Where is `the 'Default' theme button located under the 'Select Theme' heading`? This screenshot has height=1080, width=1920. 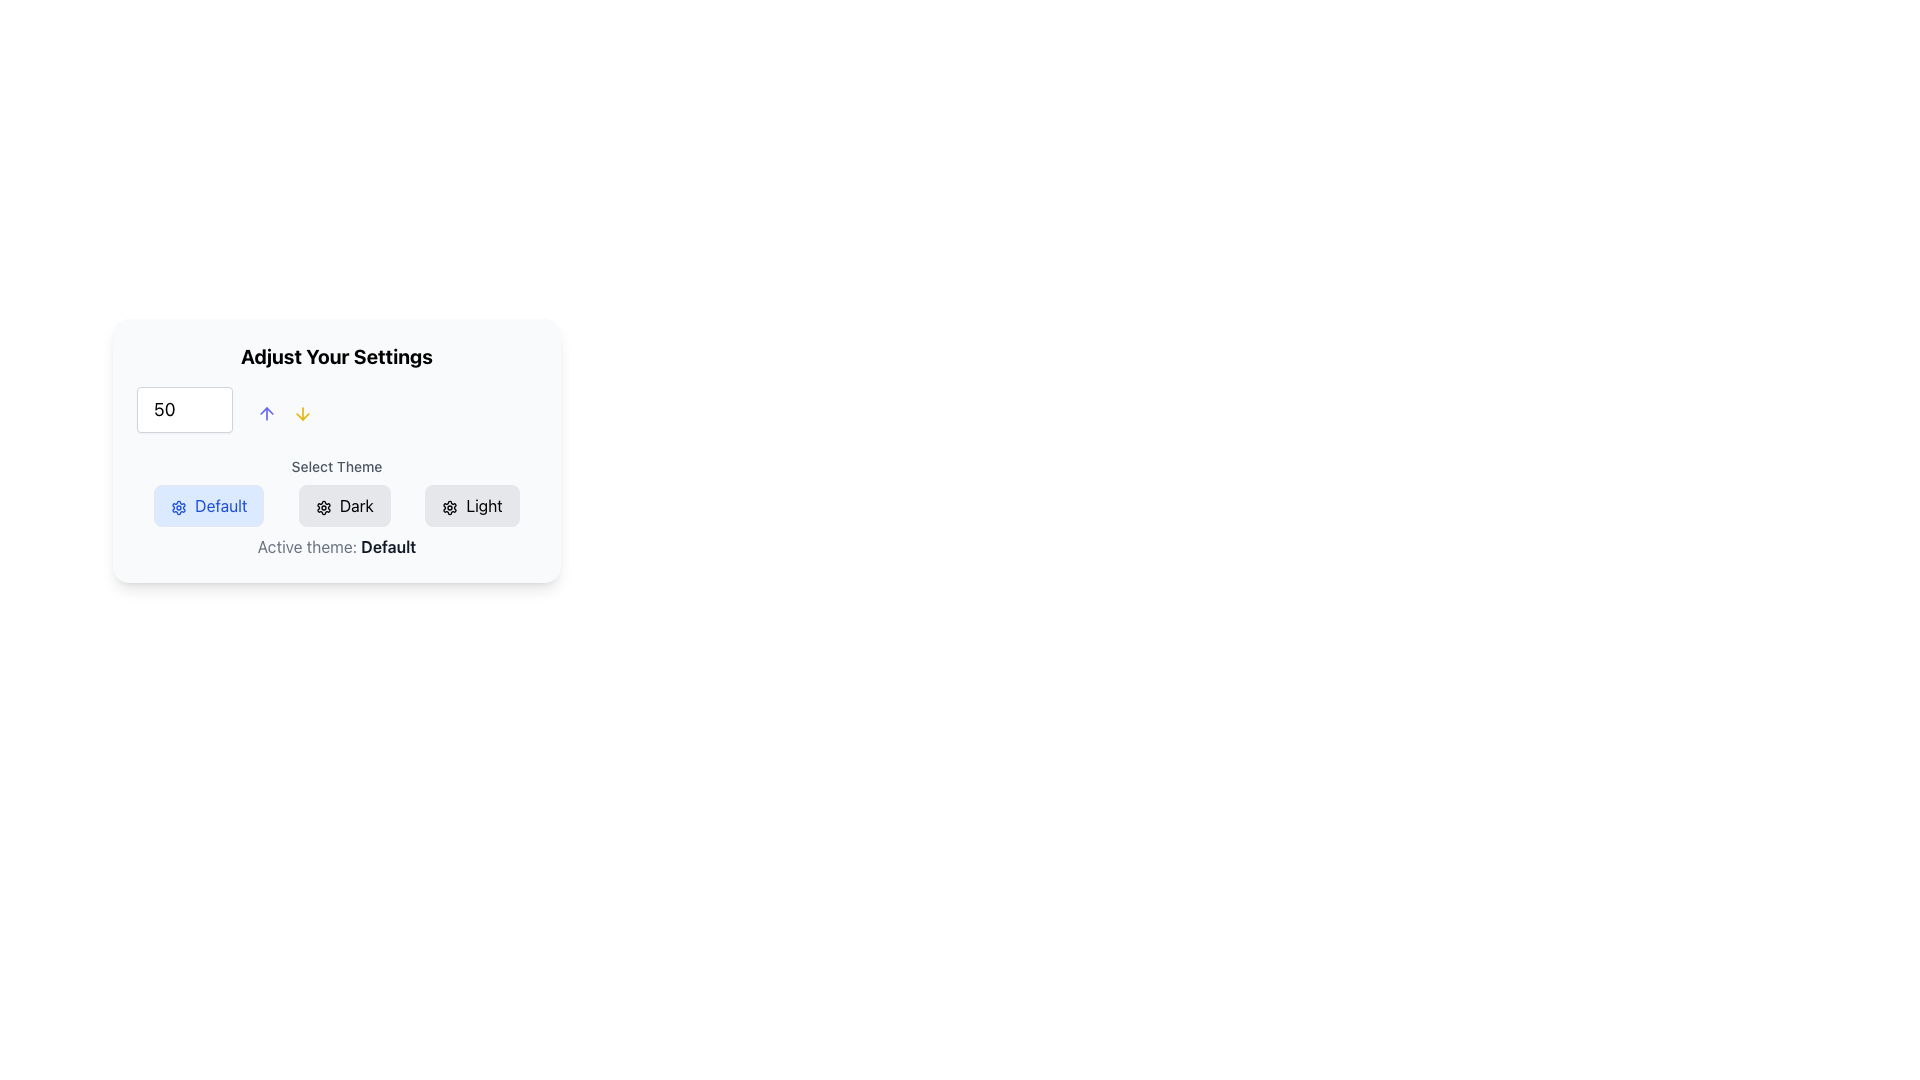
the 'Default' theme button located under the 'Select Theme' heading is located at coordinates (209, 504).